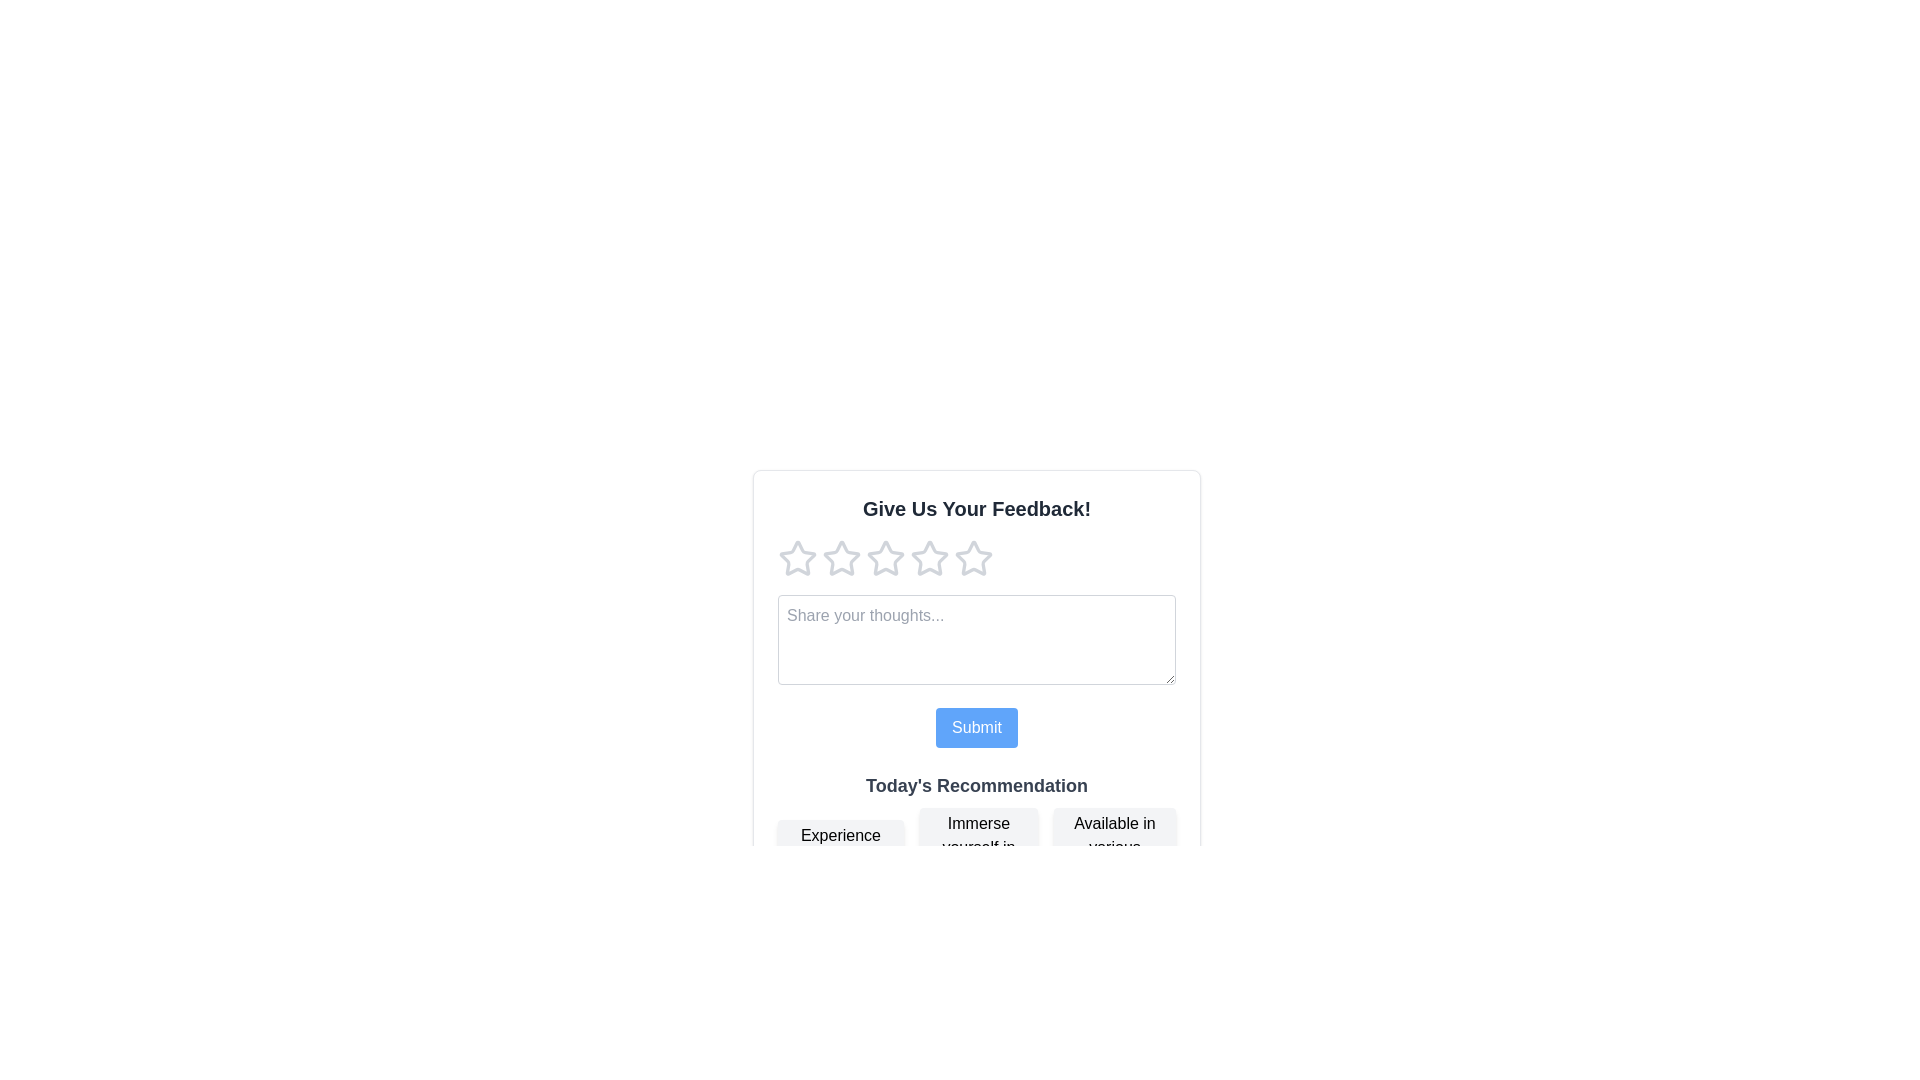 The width and height of the screenshot is (1920, 1080). I want to click on the first star icon in the row of rating stars, so click(796, 559).